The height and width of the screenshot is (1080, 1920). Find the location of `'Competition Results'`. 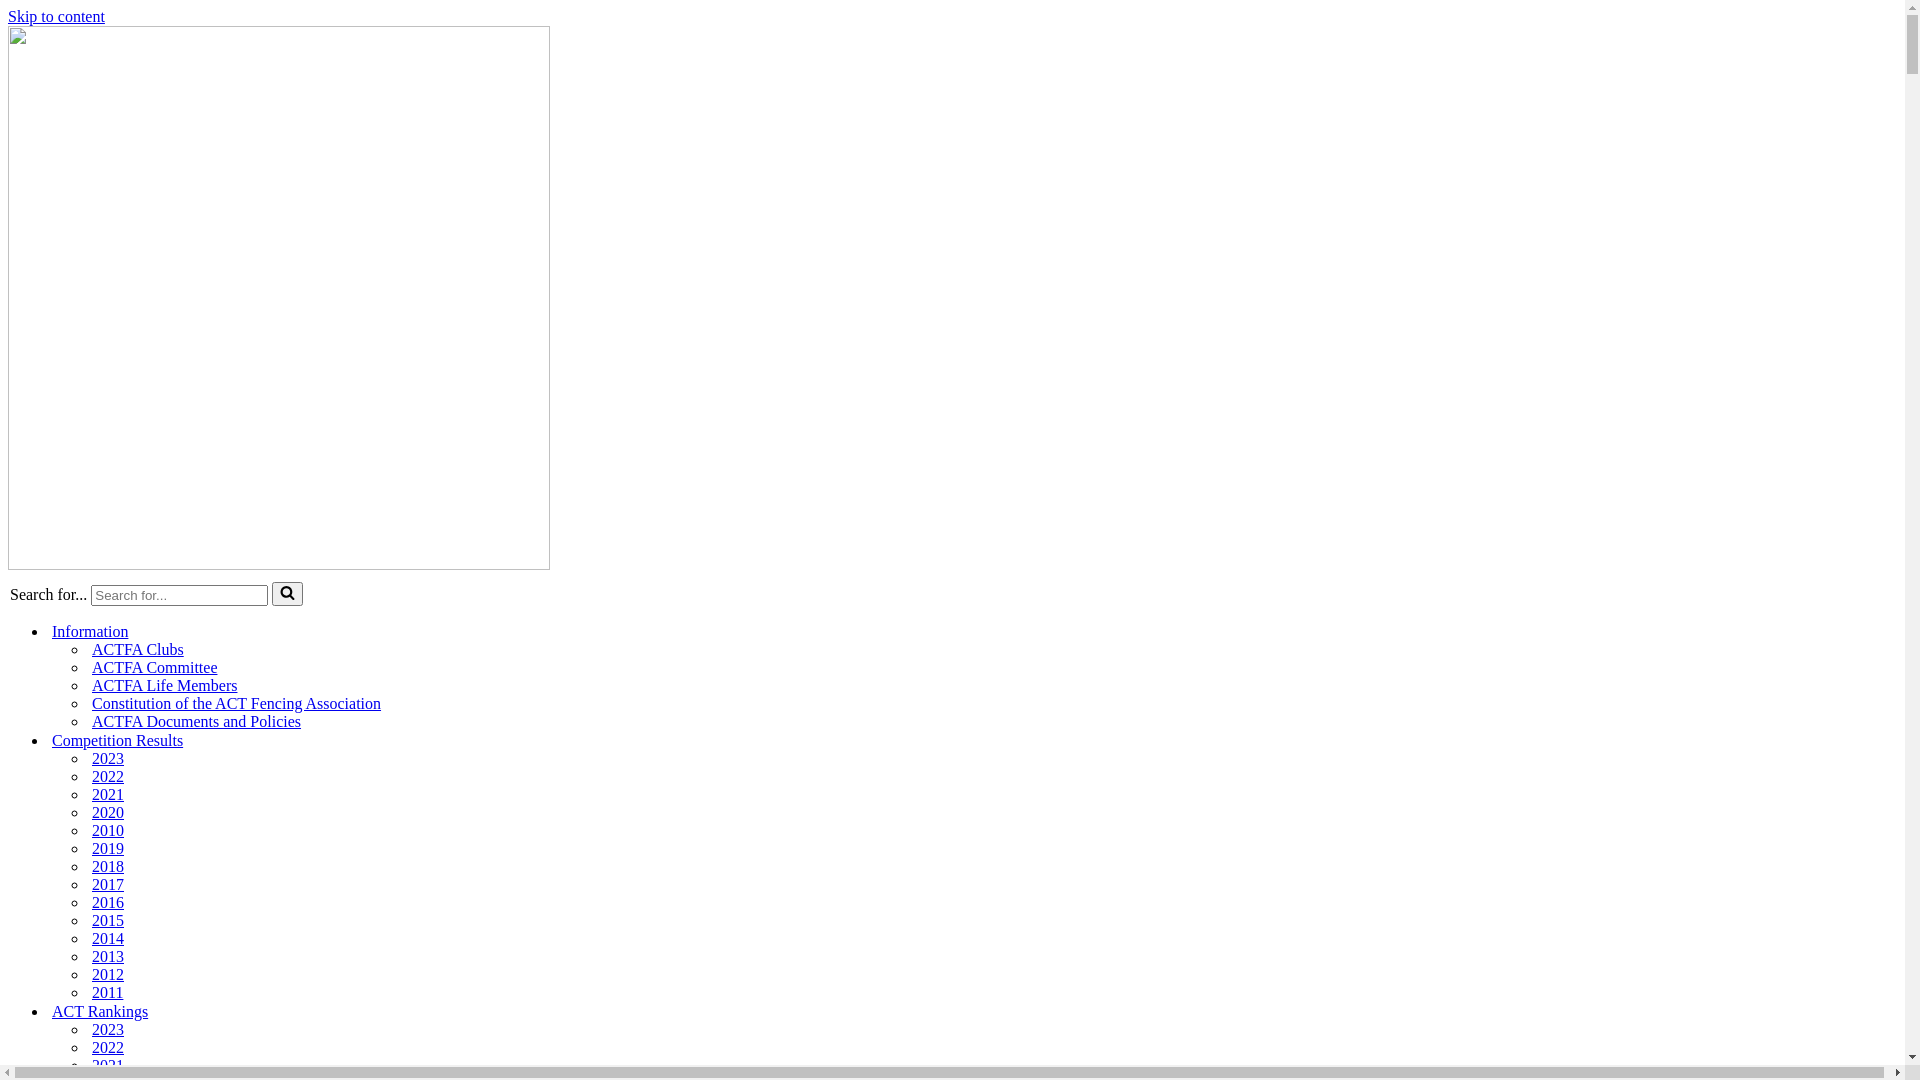

'Competition Results' is located at coordinates (52, 740).